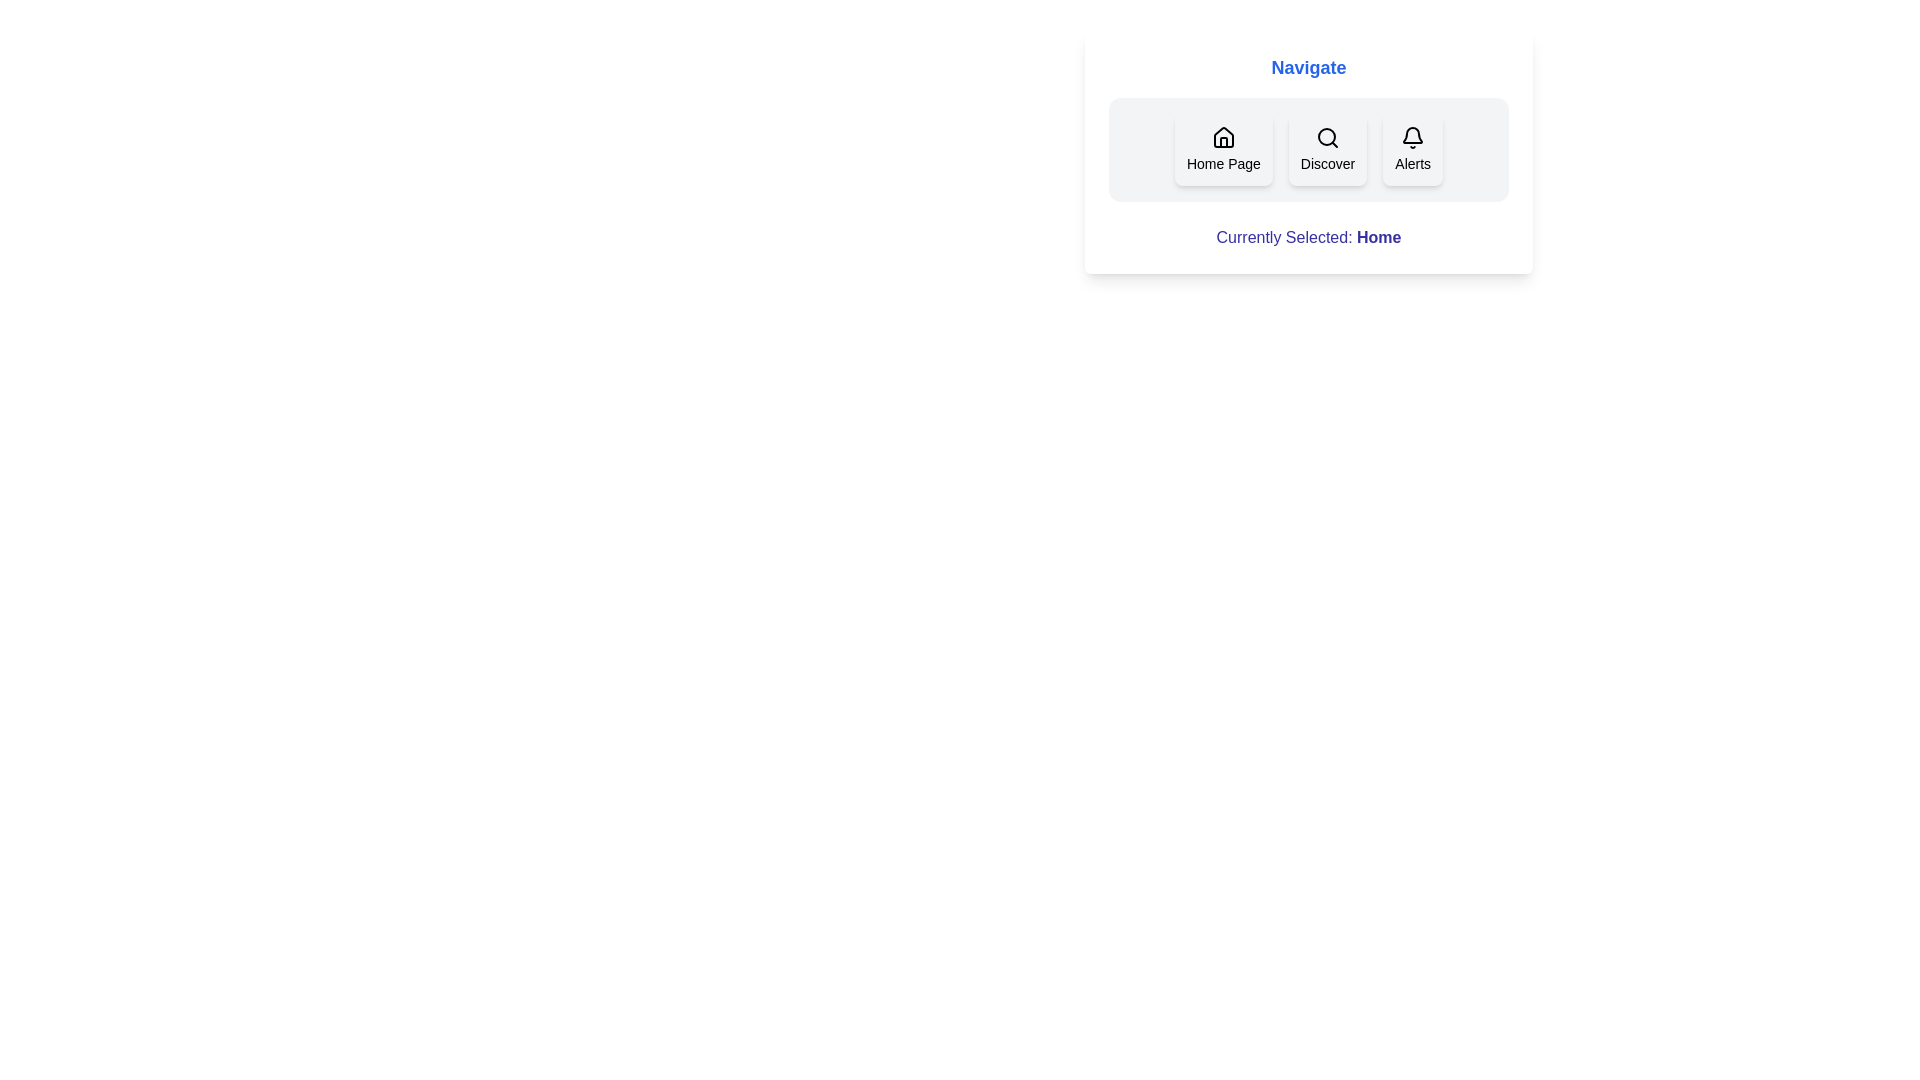 The height and width of the screenshot is (1080, 1920). Describe the element at coordinates (1222, 149) in the screenshot. I see `the 'Home Page' button, which is the first button in a horizontal list, featuring a house icon and located near the middle of the page` at that location.